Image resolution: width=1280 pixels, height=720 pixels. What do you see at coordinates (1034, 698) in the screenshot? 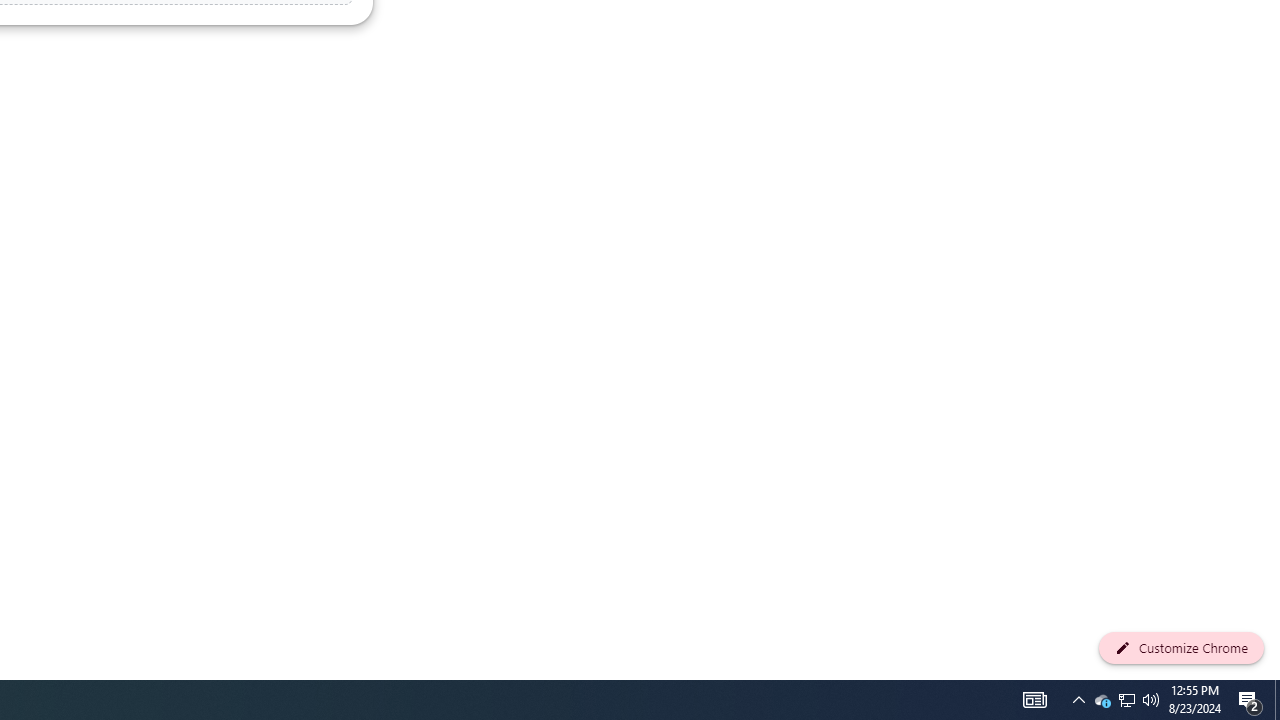
I see `'AutomationID: 4105'` at bounding box center [1034, 698].